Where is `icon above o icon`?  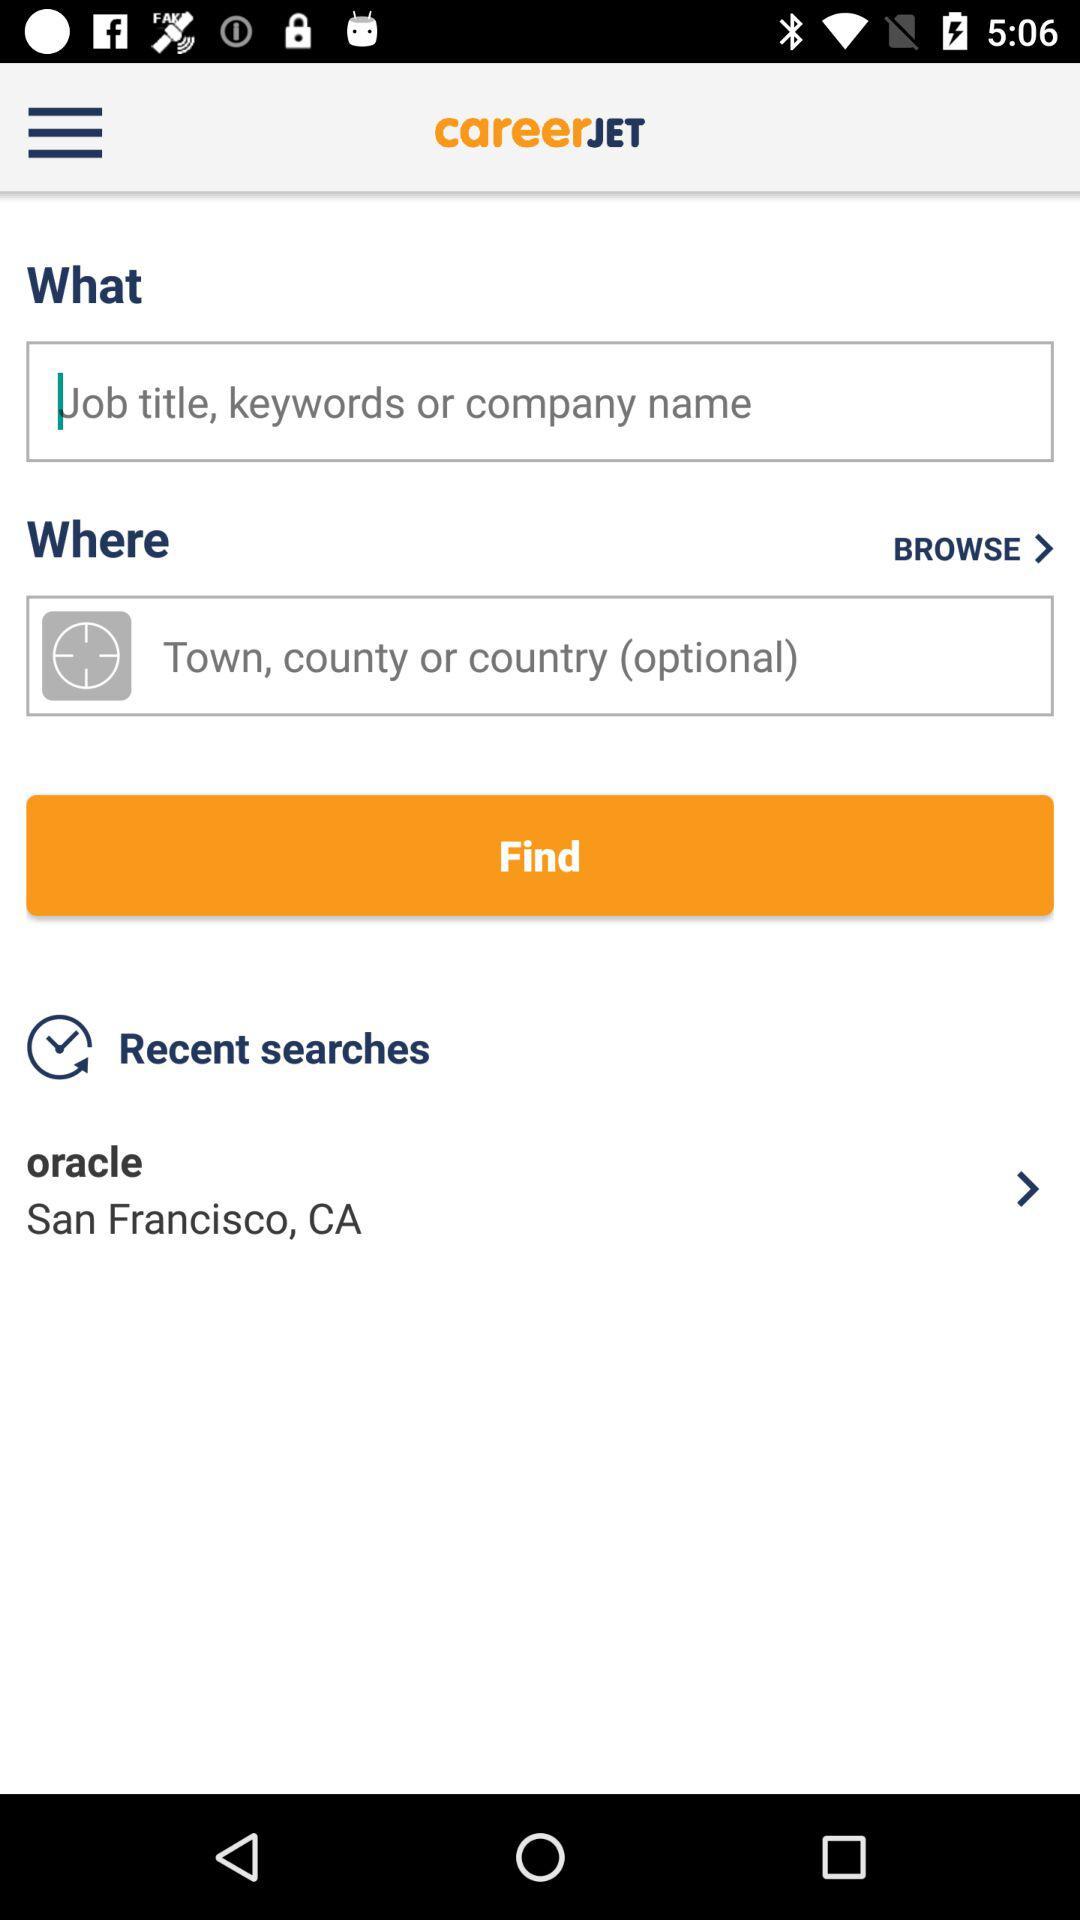
icon above o icon is located at coordinates (540, 855).